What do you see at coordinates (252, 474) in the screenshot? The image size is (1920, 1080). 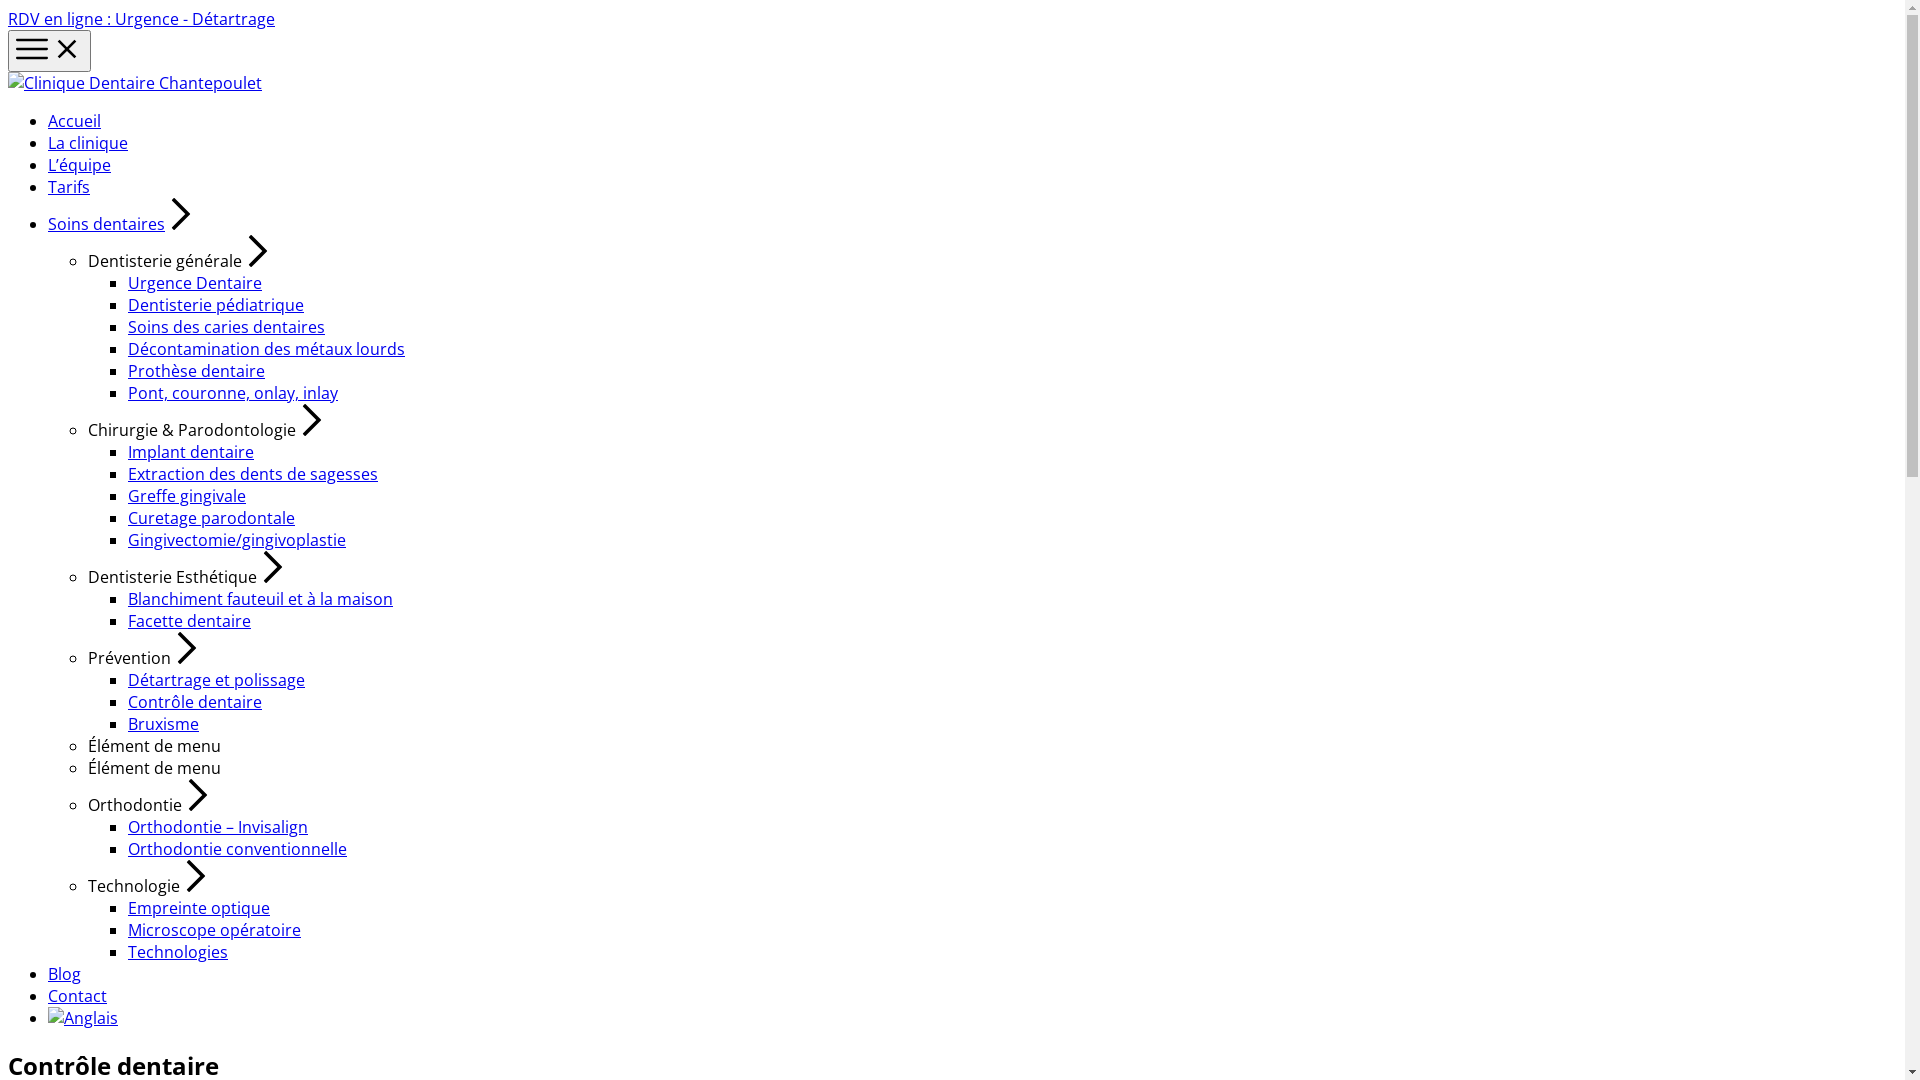 I see `'Extraction des dents de sagesses'` at bounding box center [252, 474].